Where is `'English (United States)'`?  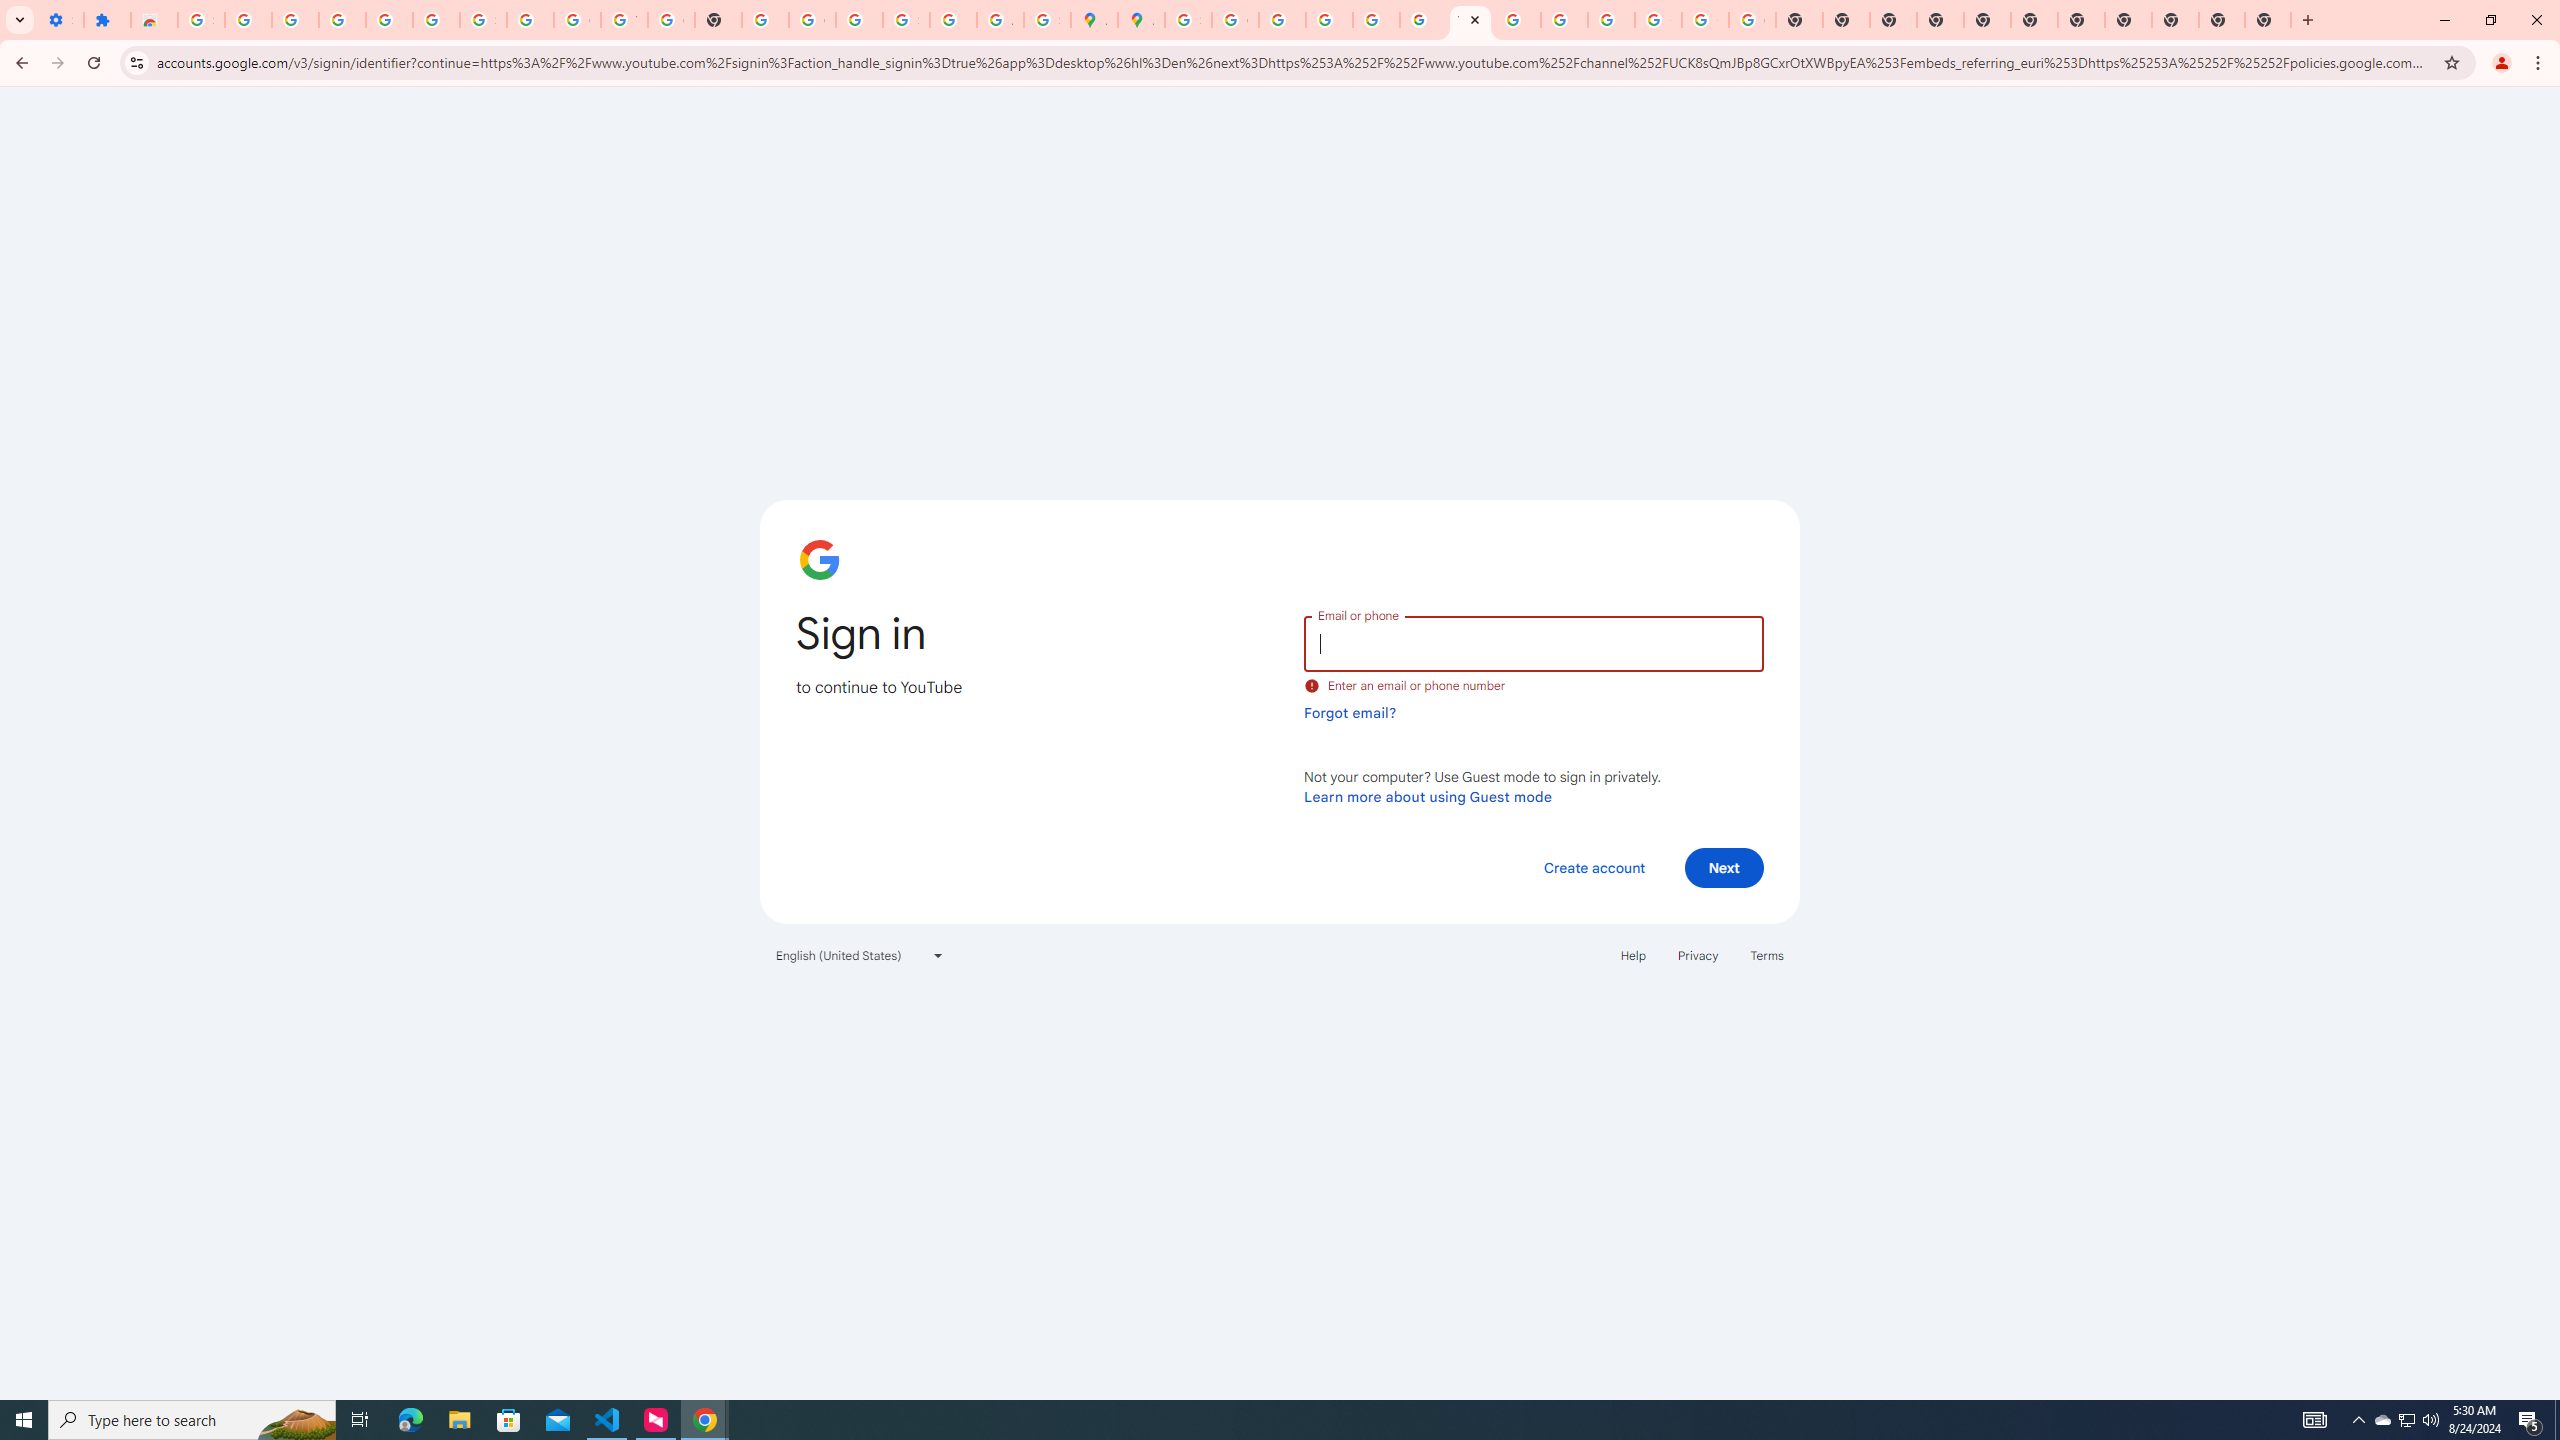 'English (United States)' is located at coordinates (860, 954).